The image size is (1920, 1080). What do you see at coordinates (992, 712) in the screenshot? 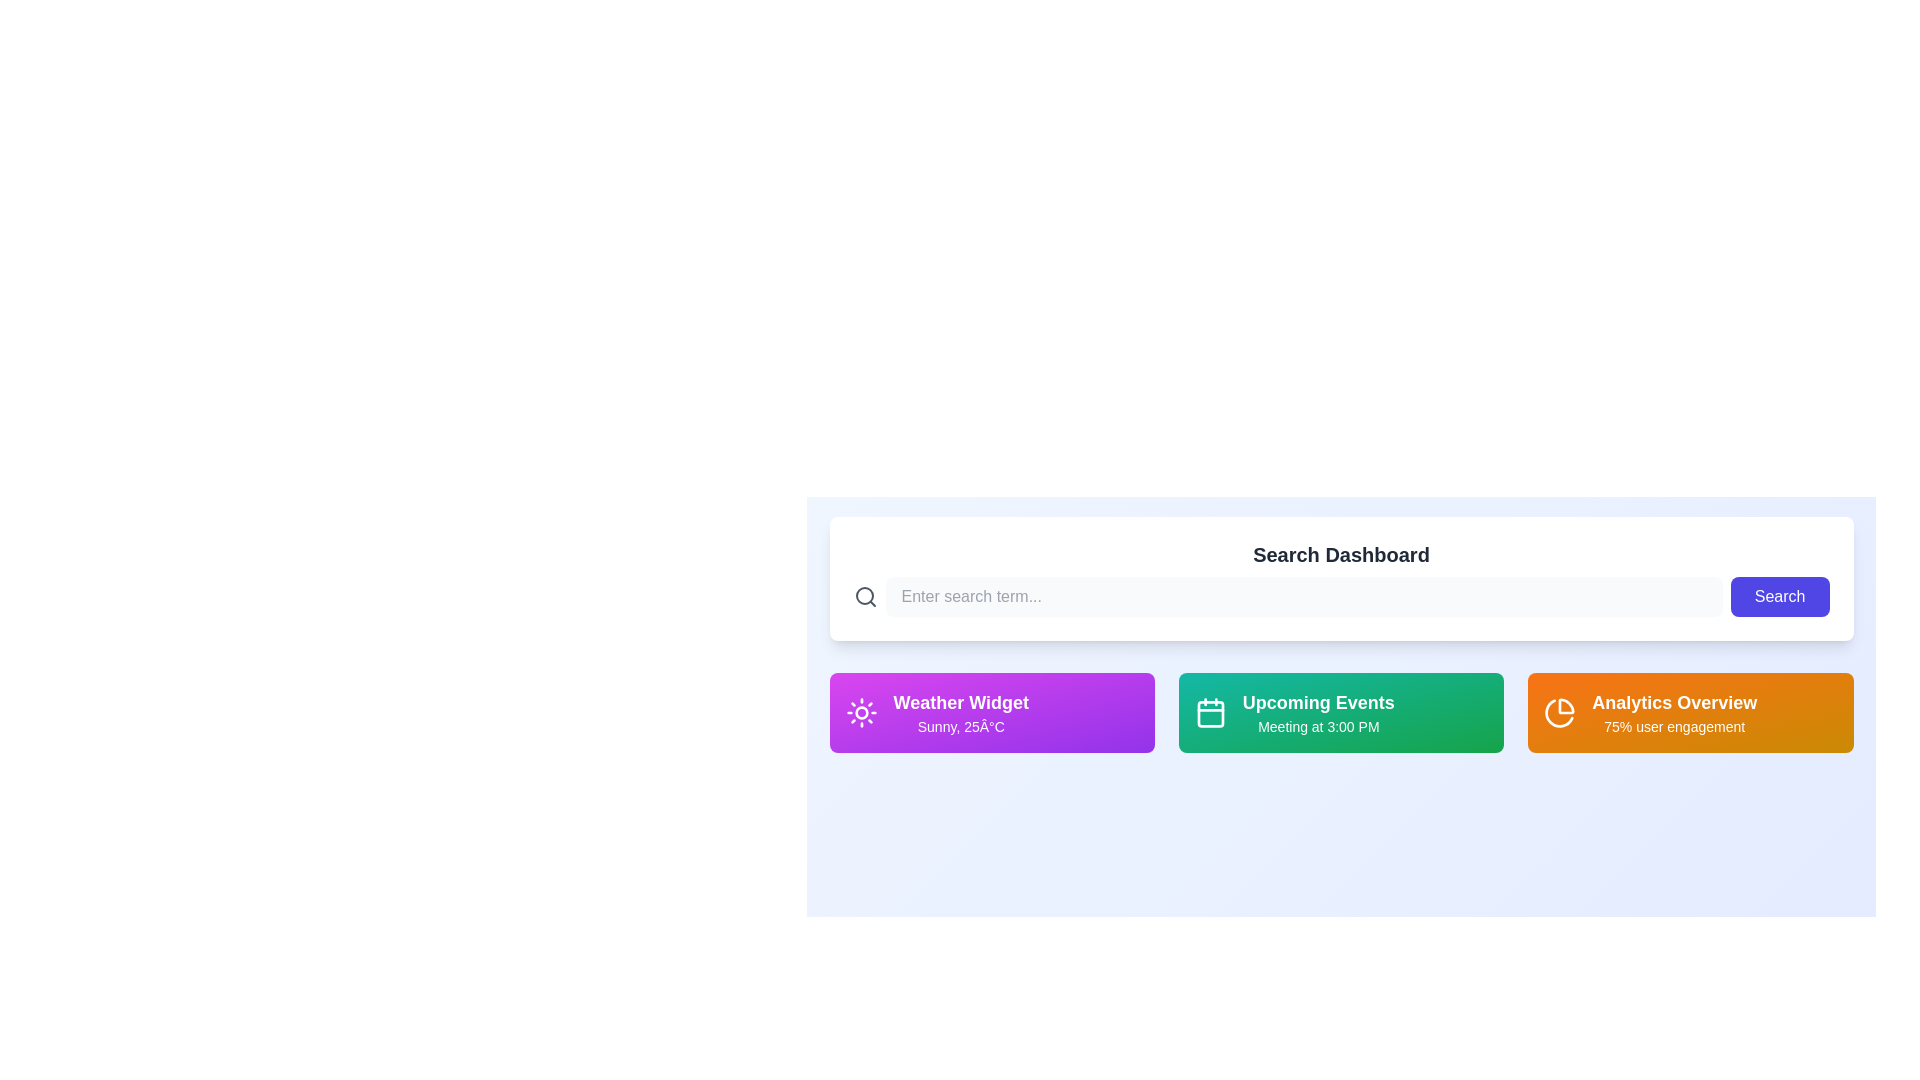
I see `the Weather Widget card, which is a rectangular card with a gradient background from fuchsia to purple, featuring a white sun icon on the left and the text 'Weather Widget' in bold and 'Sunny, 25°C' below it, both in white and aligned to the left` at bounding box center [992, 712].